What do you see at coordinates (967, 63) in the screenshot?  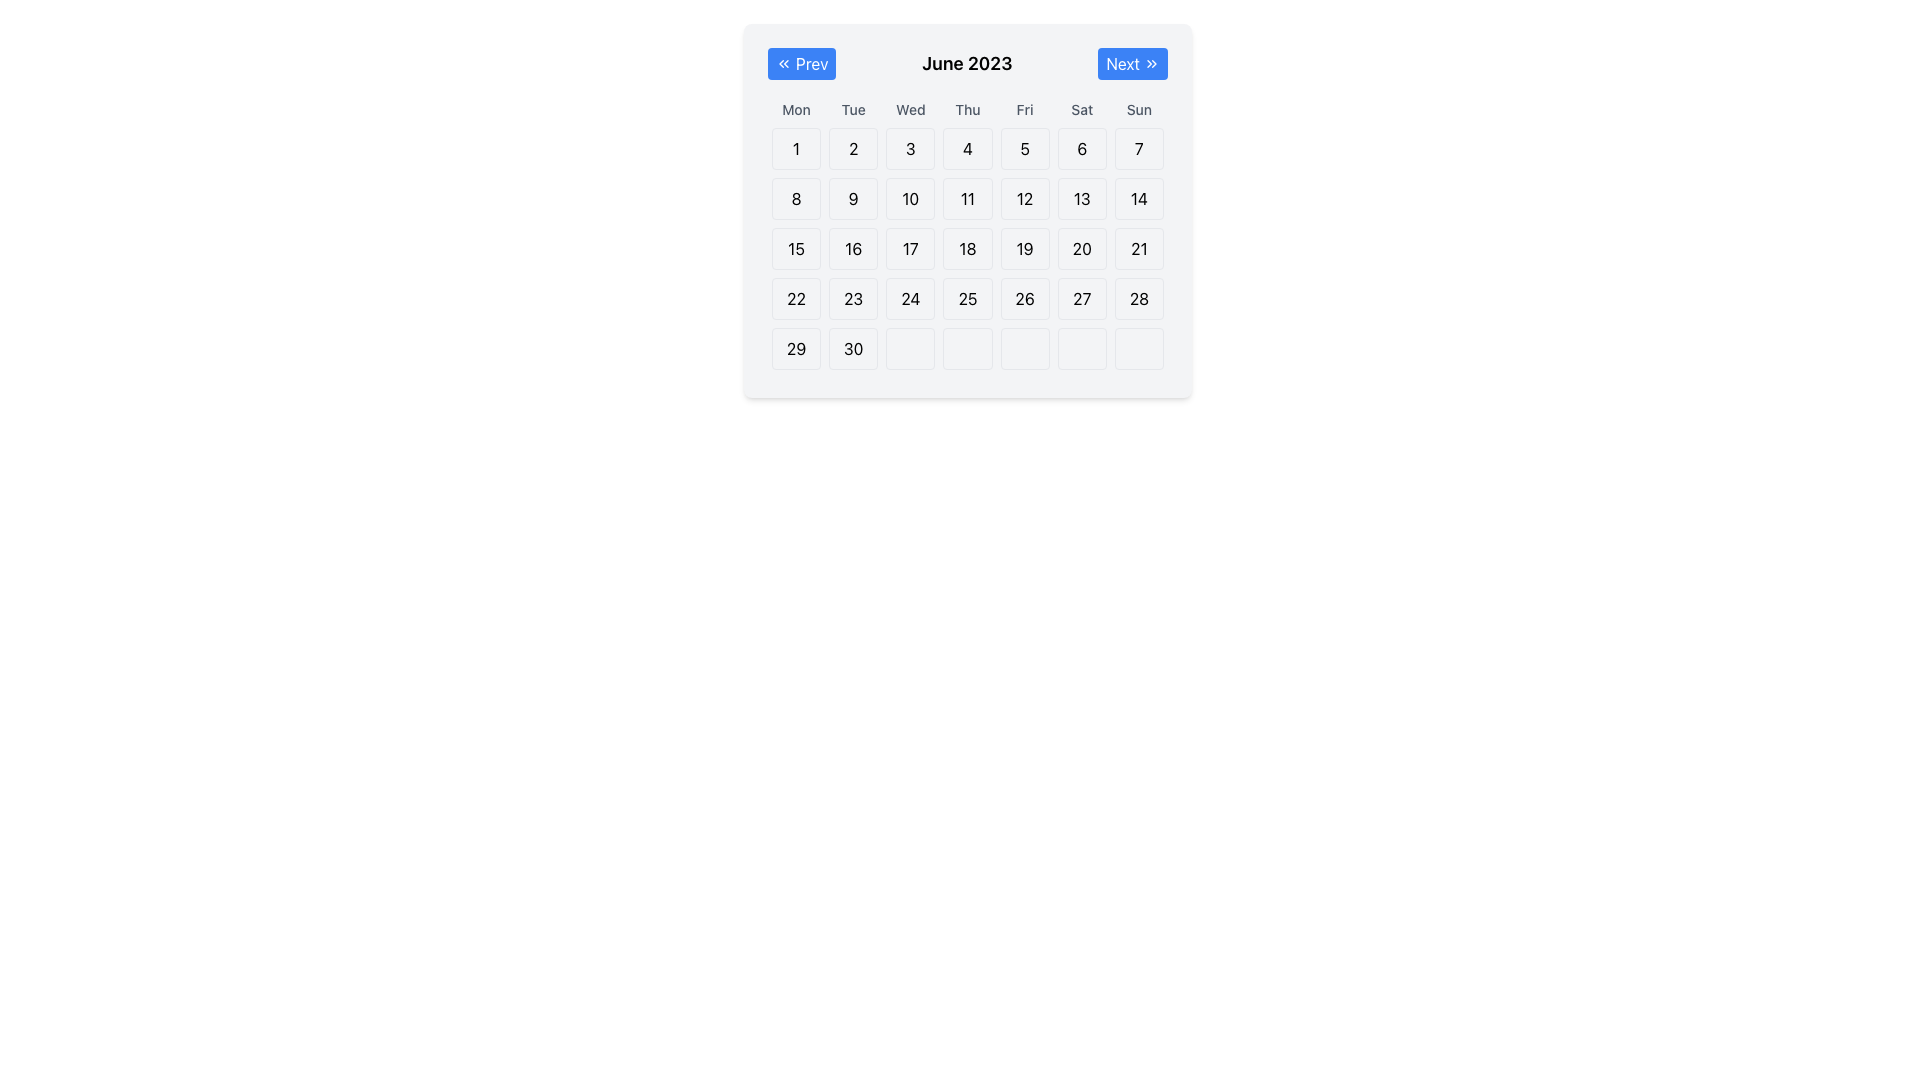 I see `the text label displaying the currently selected month and year in the calendar navigation interface, which is centrally positioned between the 'Prev' and 'Next' buttons` at bounding box center [967, 63].